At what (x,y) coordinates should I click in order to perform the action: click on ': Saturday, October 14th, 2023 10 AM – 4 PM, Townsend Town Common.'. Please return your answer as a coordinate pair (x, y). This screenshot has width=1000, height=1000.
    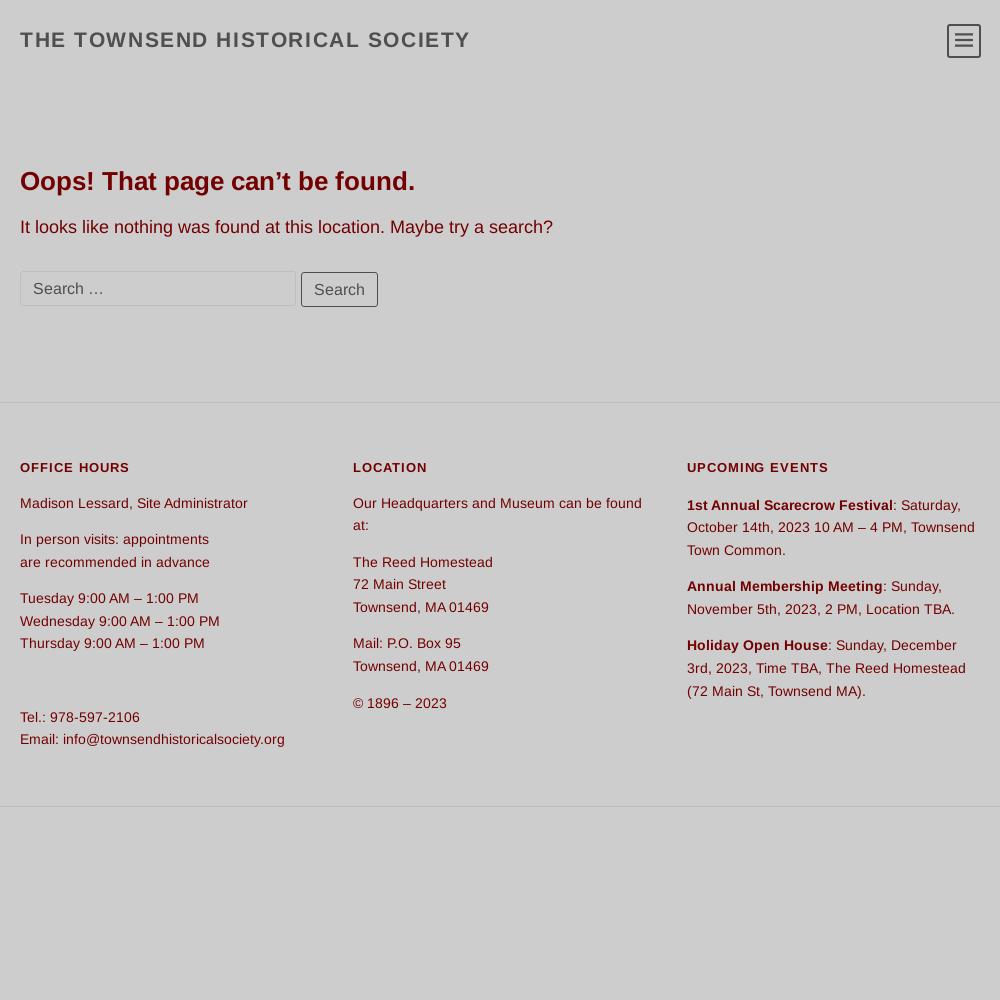
    Looking at the image, I should click on (829, 526).